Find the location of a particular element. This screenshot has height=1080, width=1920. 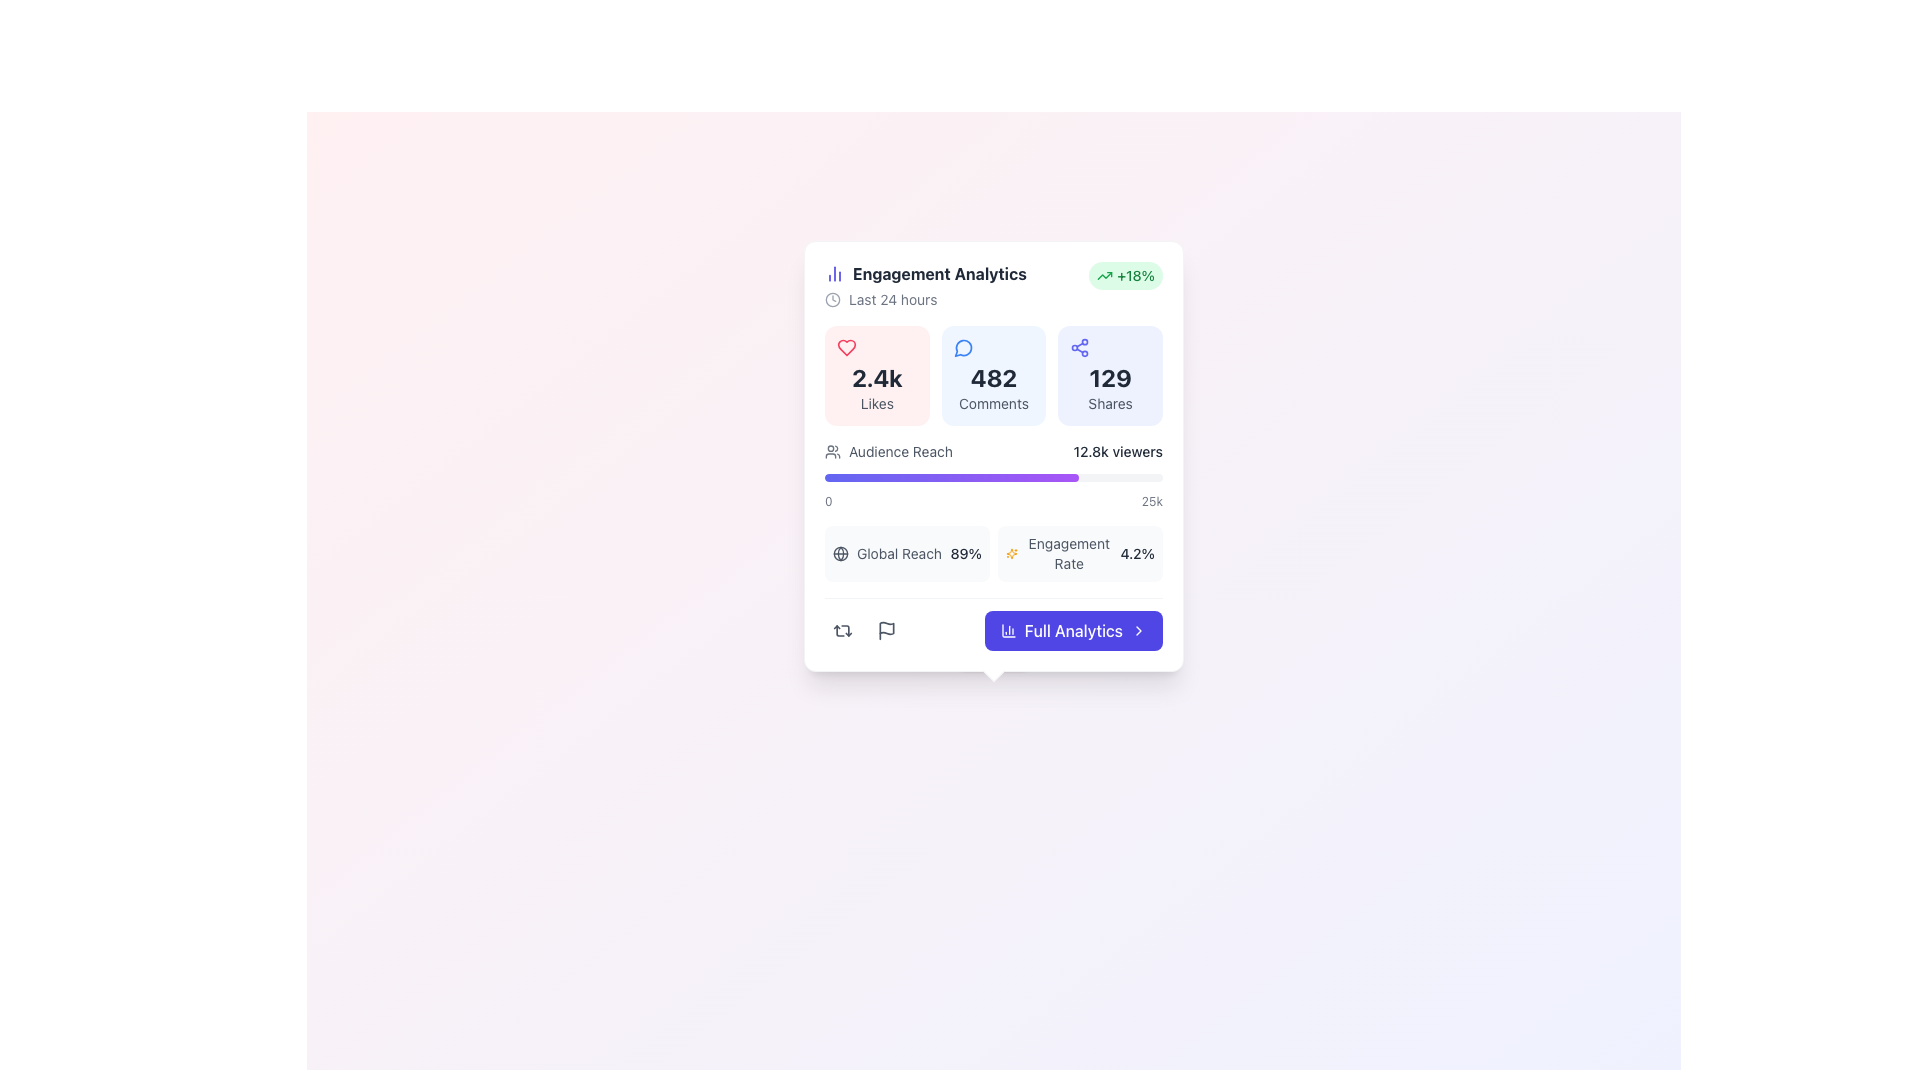

the text label displaying '2.4k' in a large, bold font, located in the upper-left area of a white card-like interface, within a pink-highlighted box, below a heart icon and above the text 'Likes' is located at coordinates (877, 378).